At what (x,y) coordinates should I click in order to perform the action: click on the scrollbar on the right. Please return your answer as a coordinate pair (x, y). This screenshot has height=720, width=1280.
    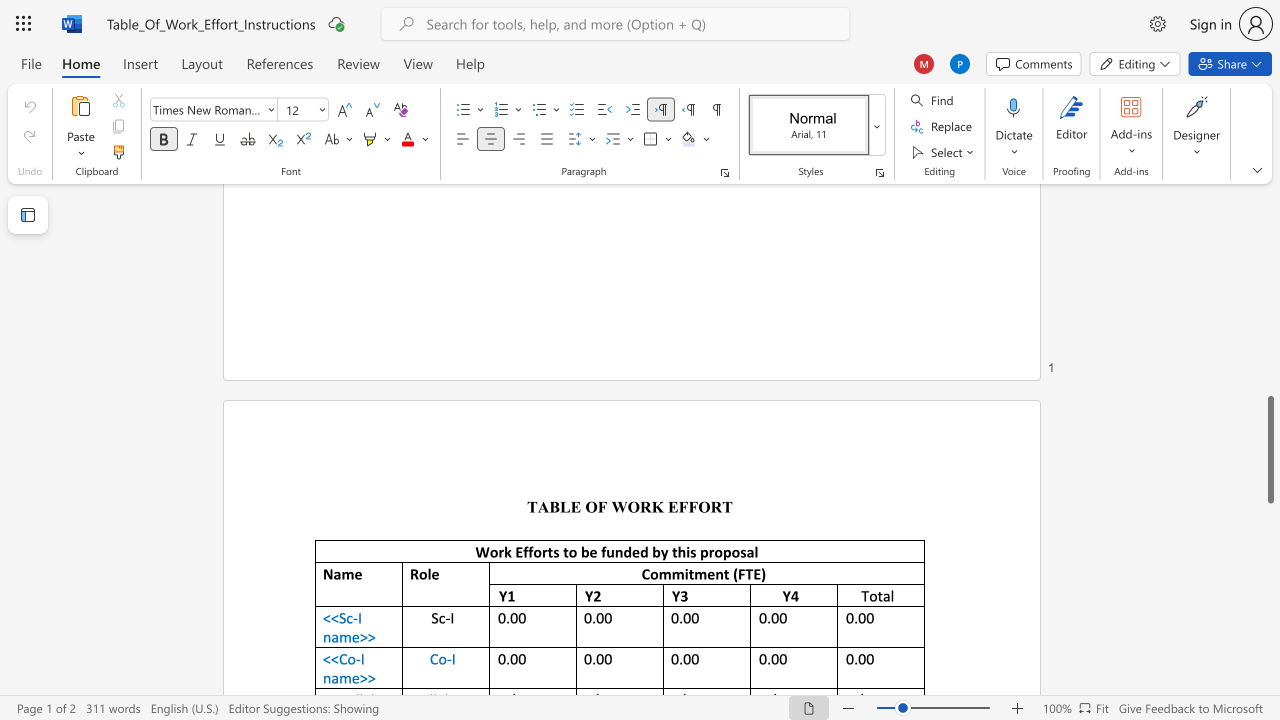
    Looking at the image, I should click on (1269, 228).